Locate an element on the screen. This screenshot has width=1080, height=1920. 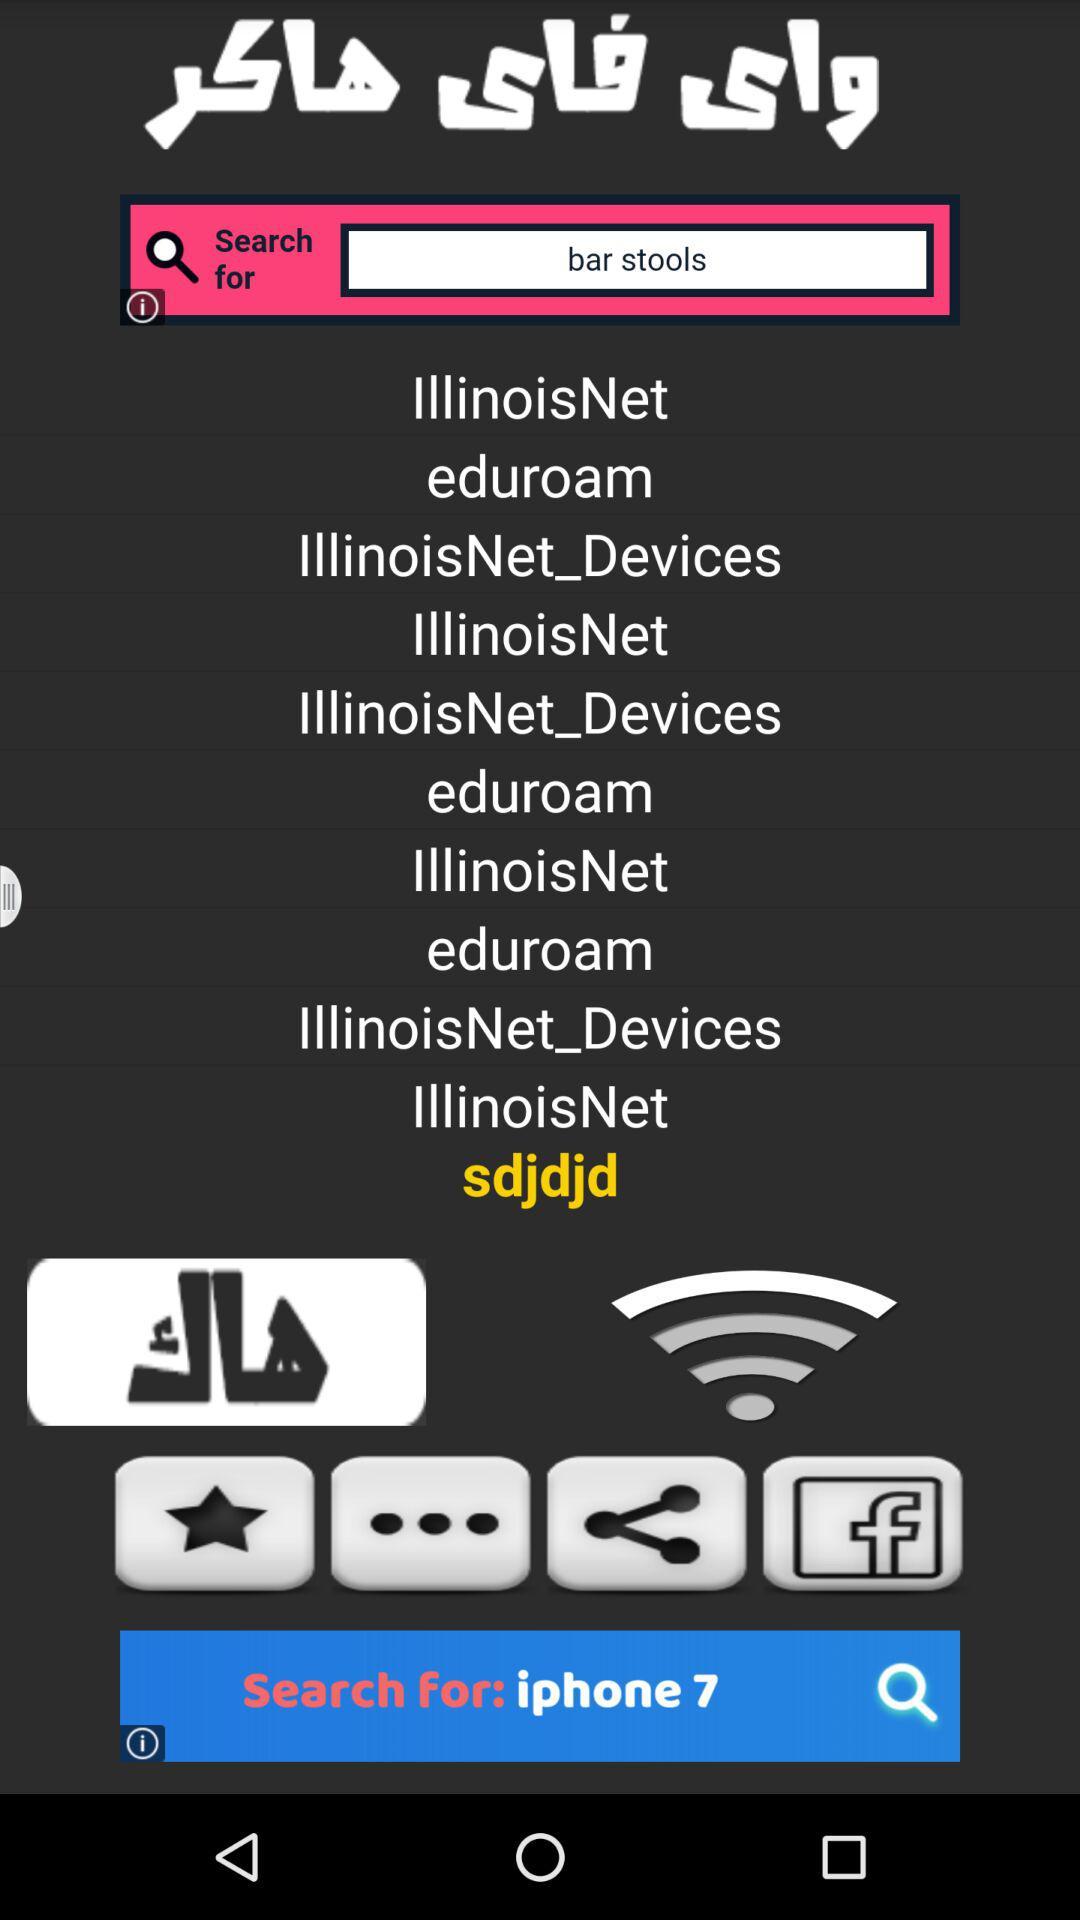
search box is located at coordinates (540, 258).